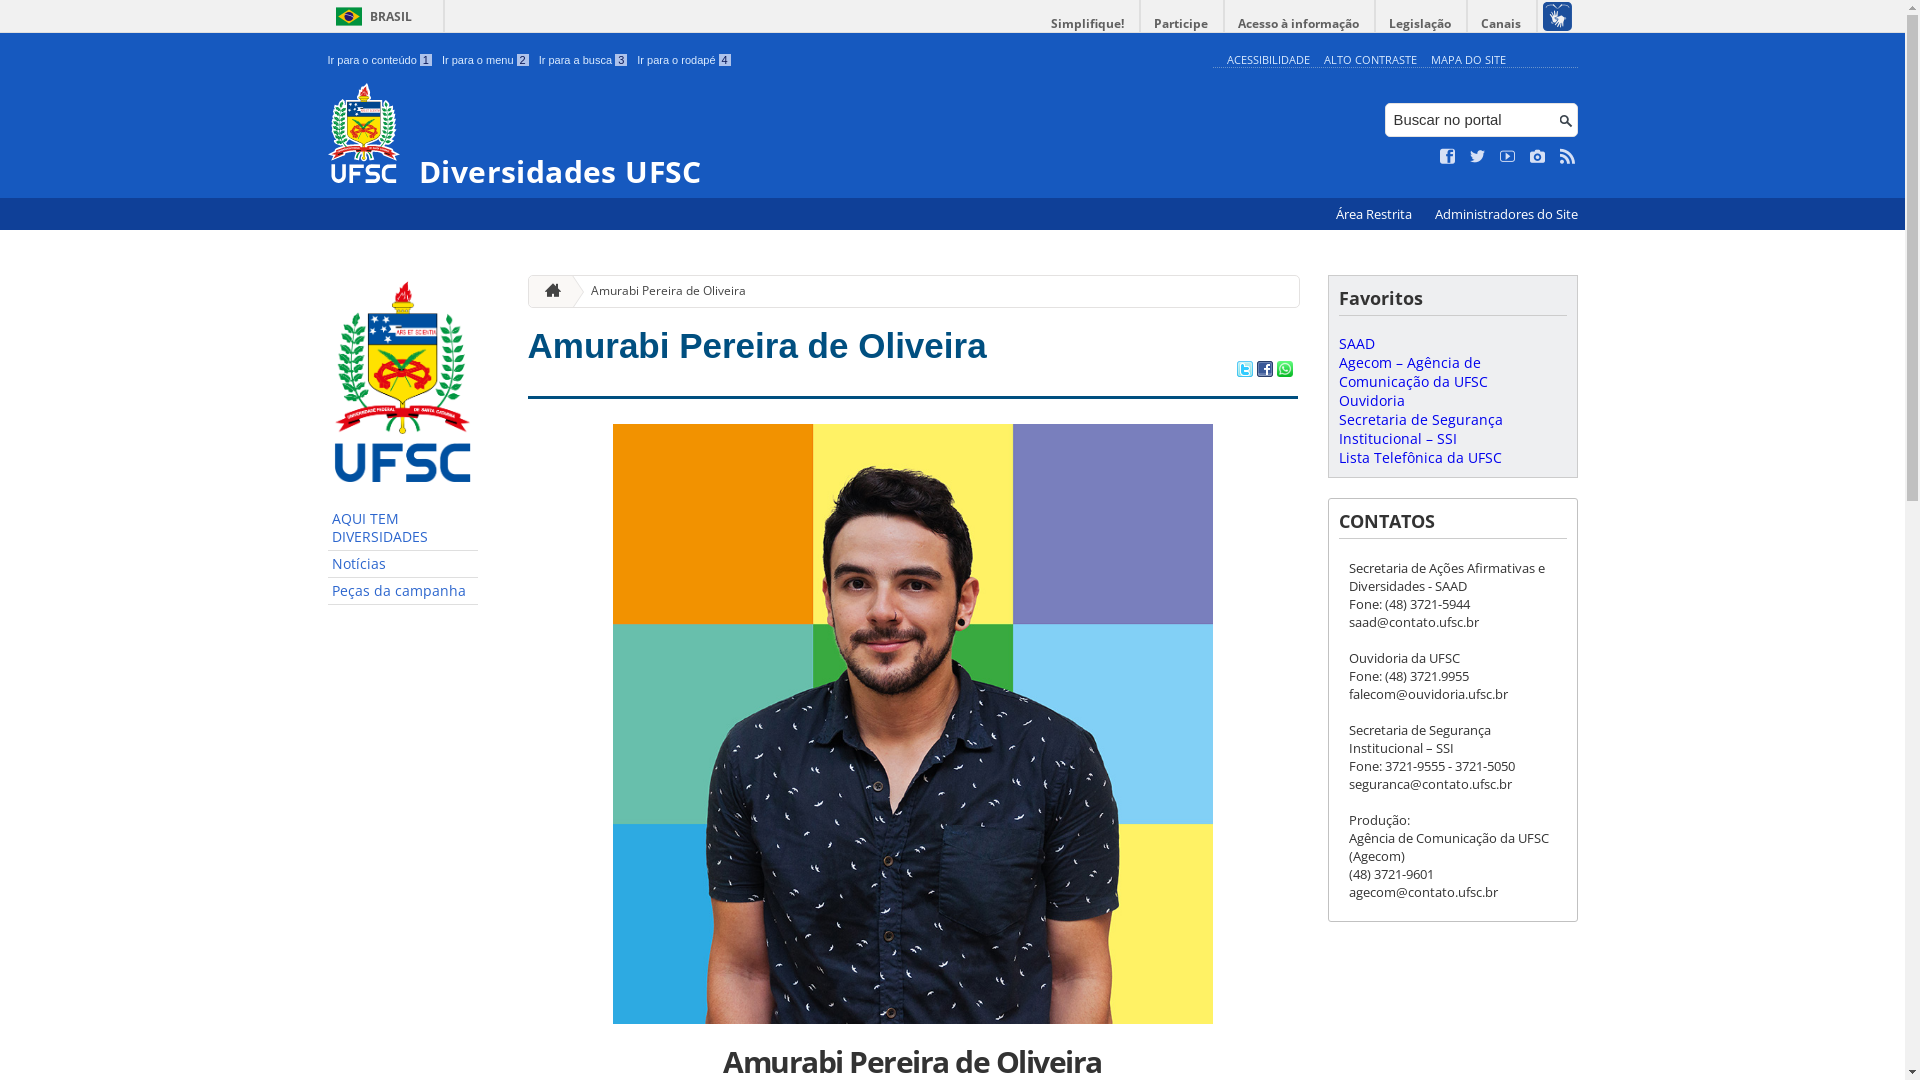 This screenshot has height=1080, width=1920. I want to click on 'Canais', so click(1502, 23).